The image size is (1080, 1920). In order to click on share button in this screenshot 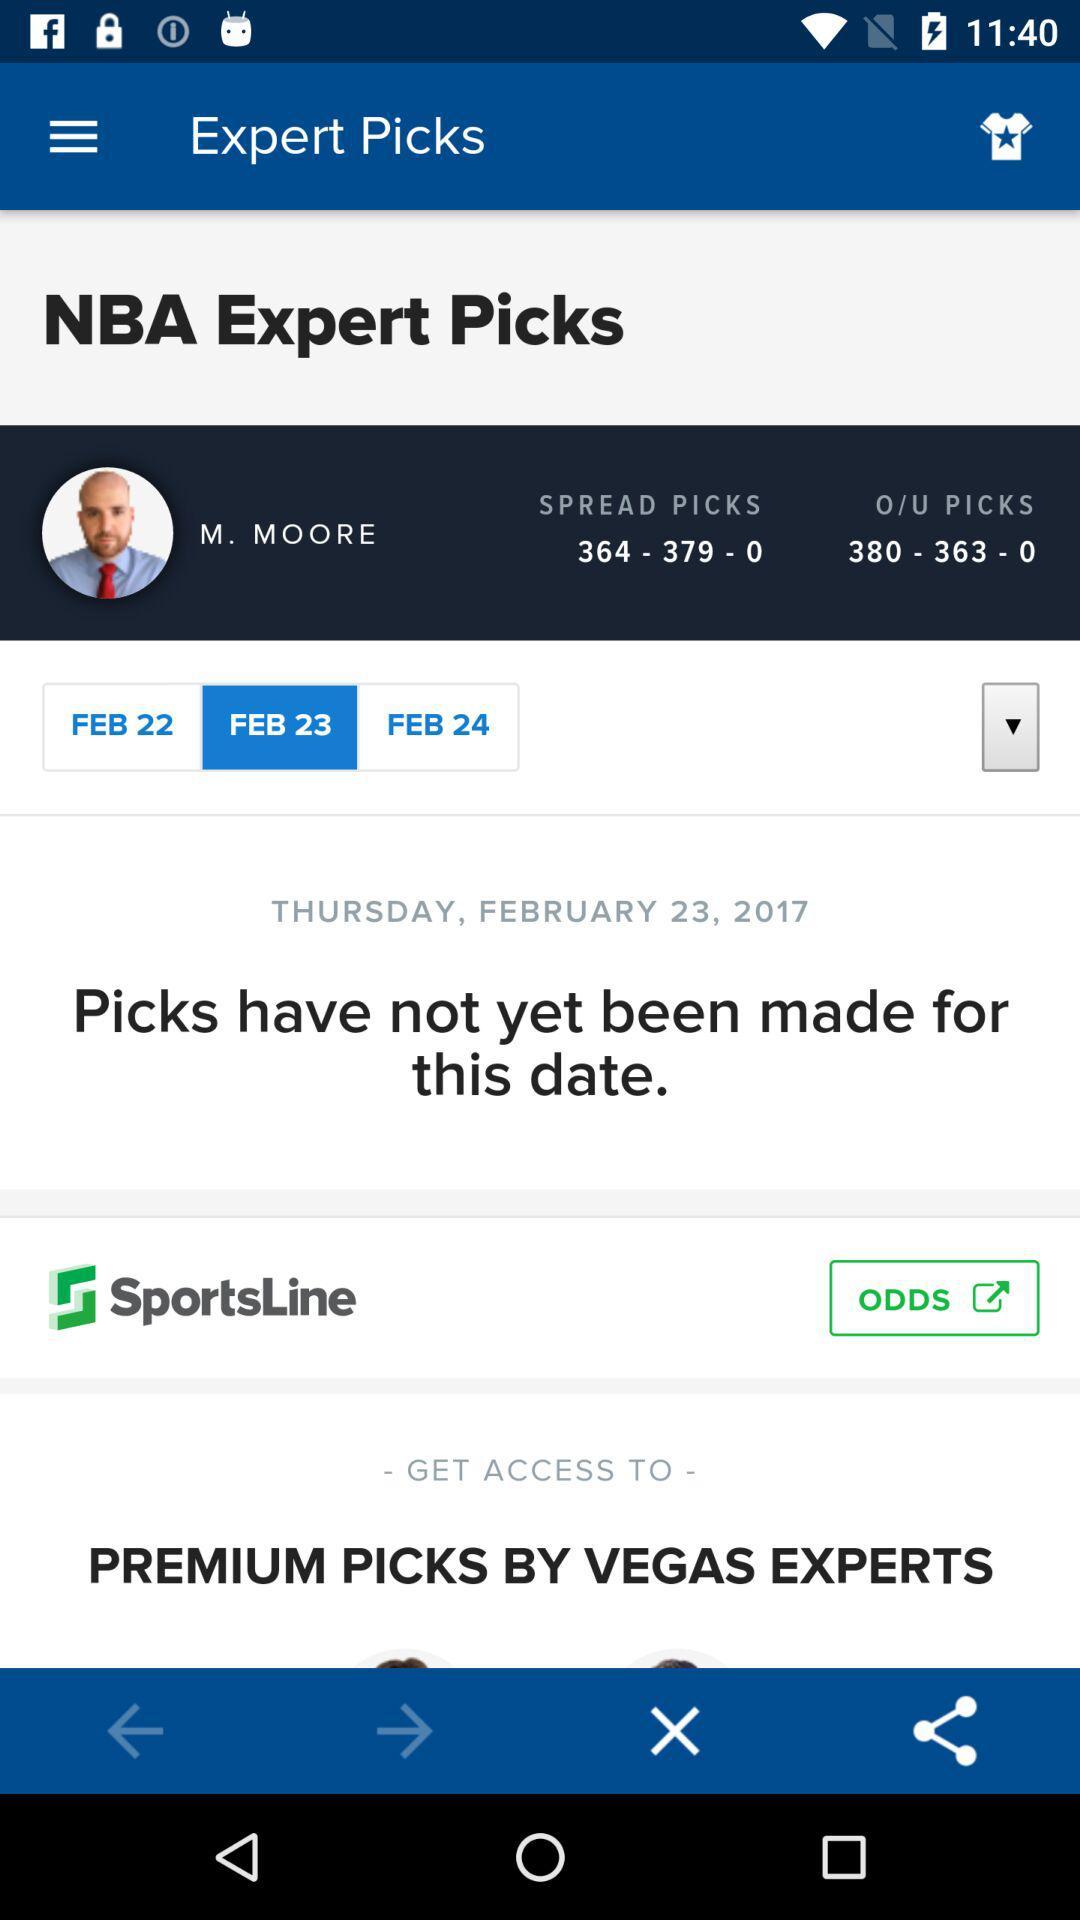, I will do `click(945, 1730)`.